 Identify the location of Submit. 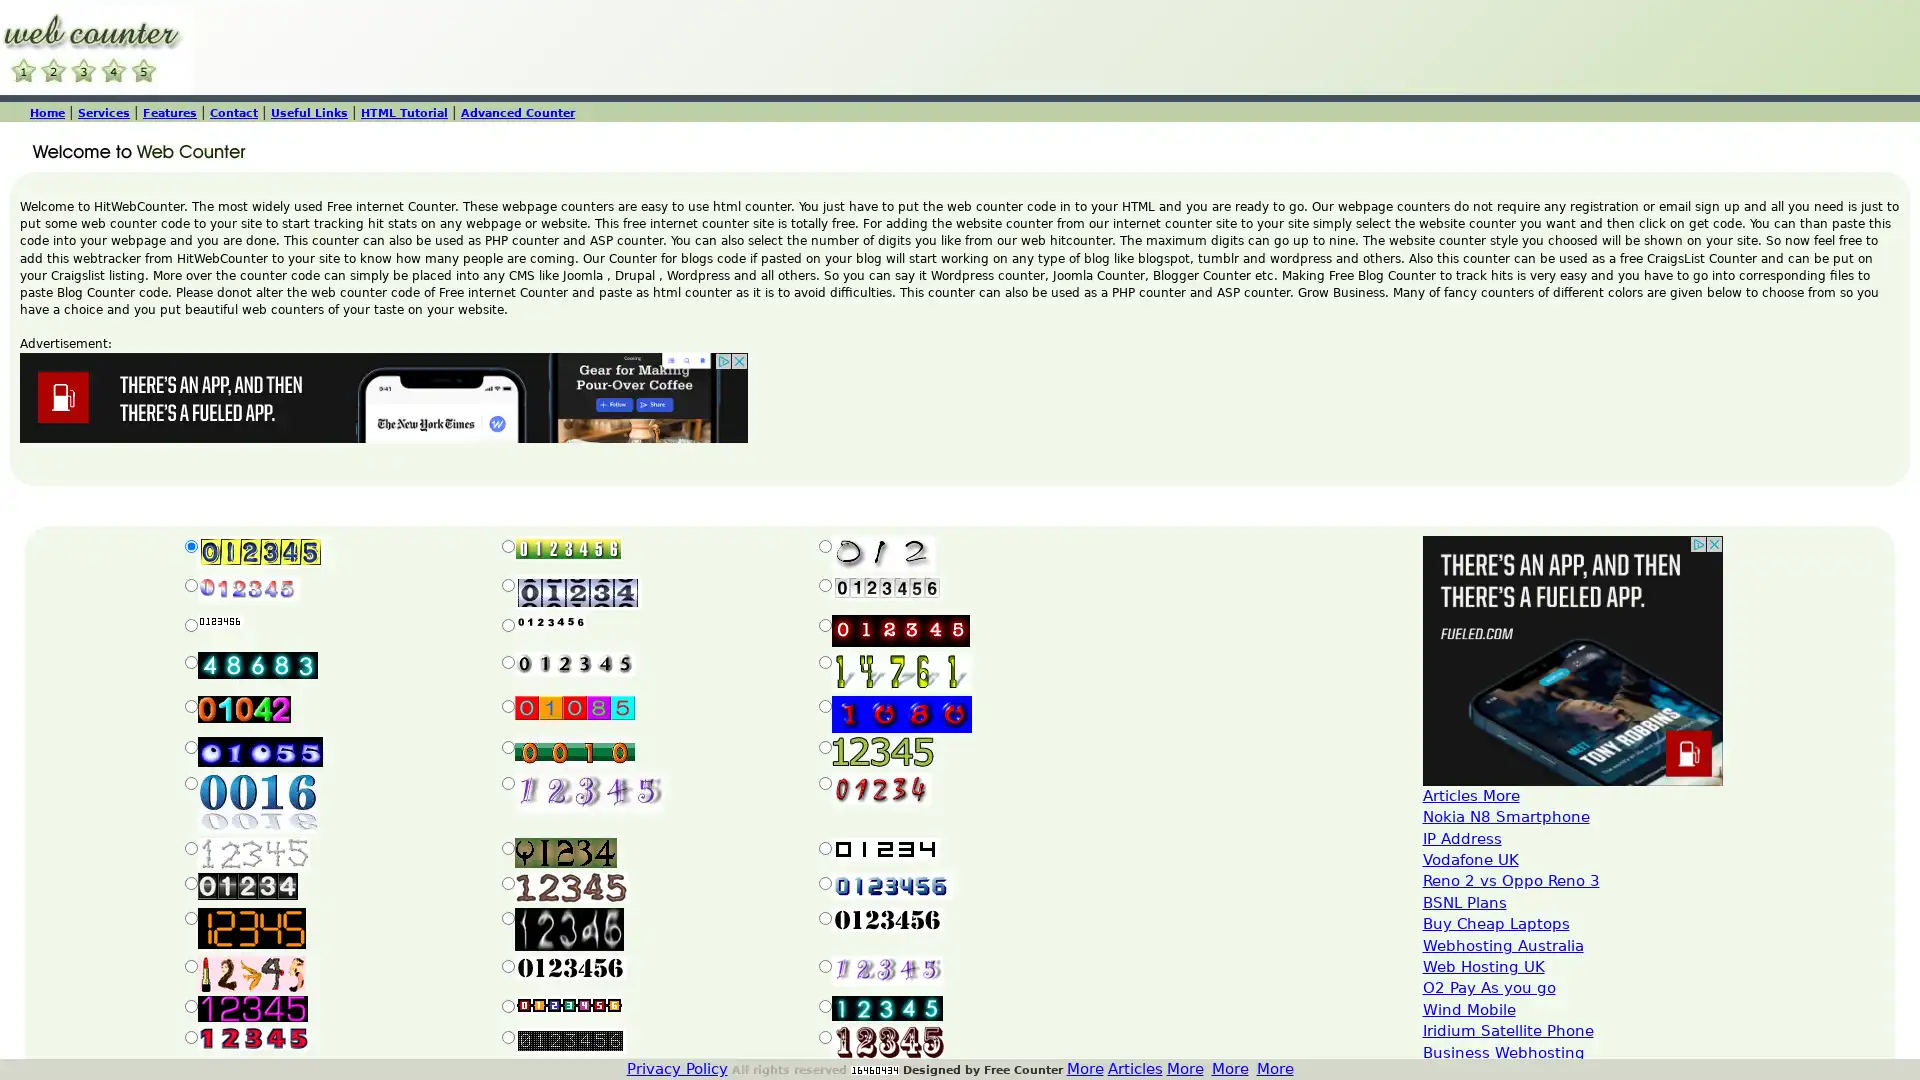
(250, 928).